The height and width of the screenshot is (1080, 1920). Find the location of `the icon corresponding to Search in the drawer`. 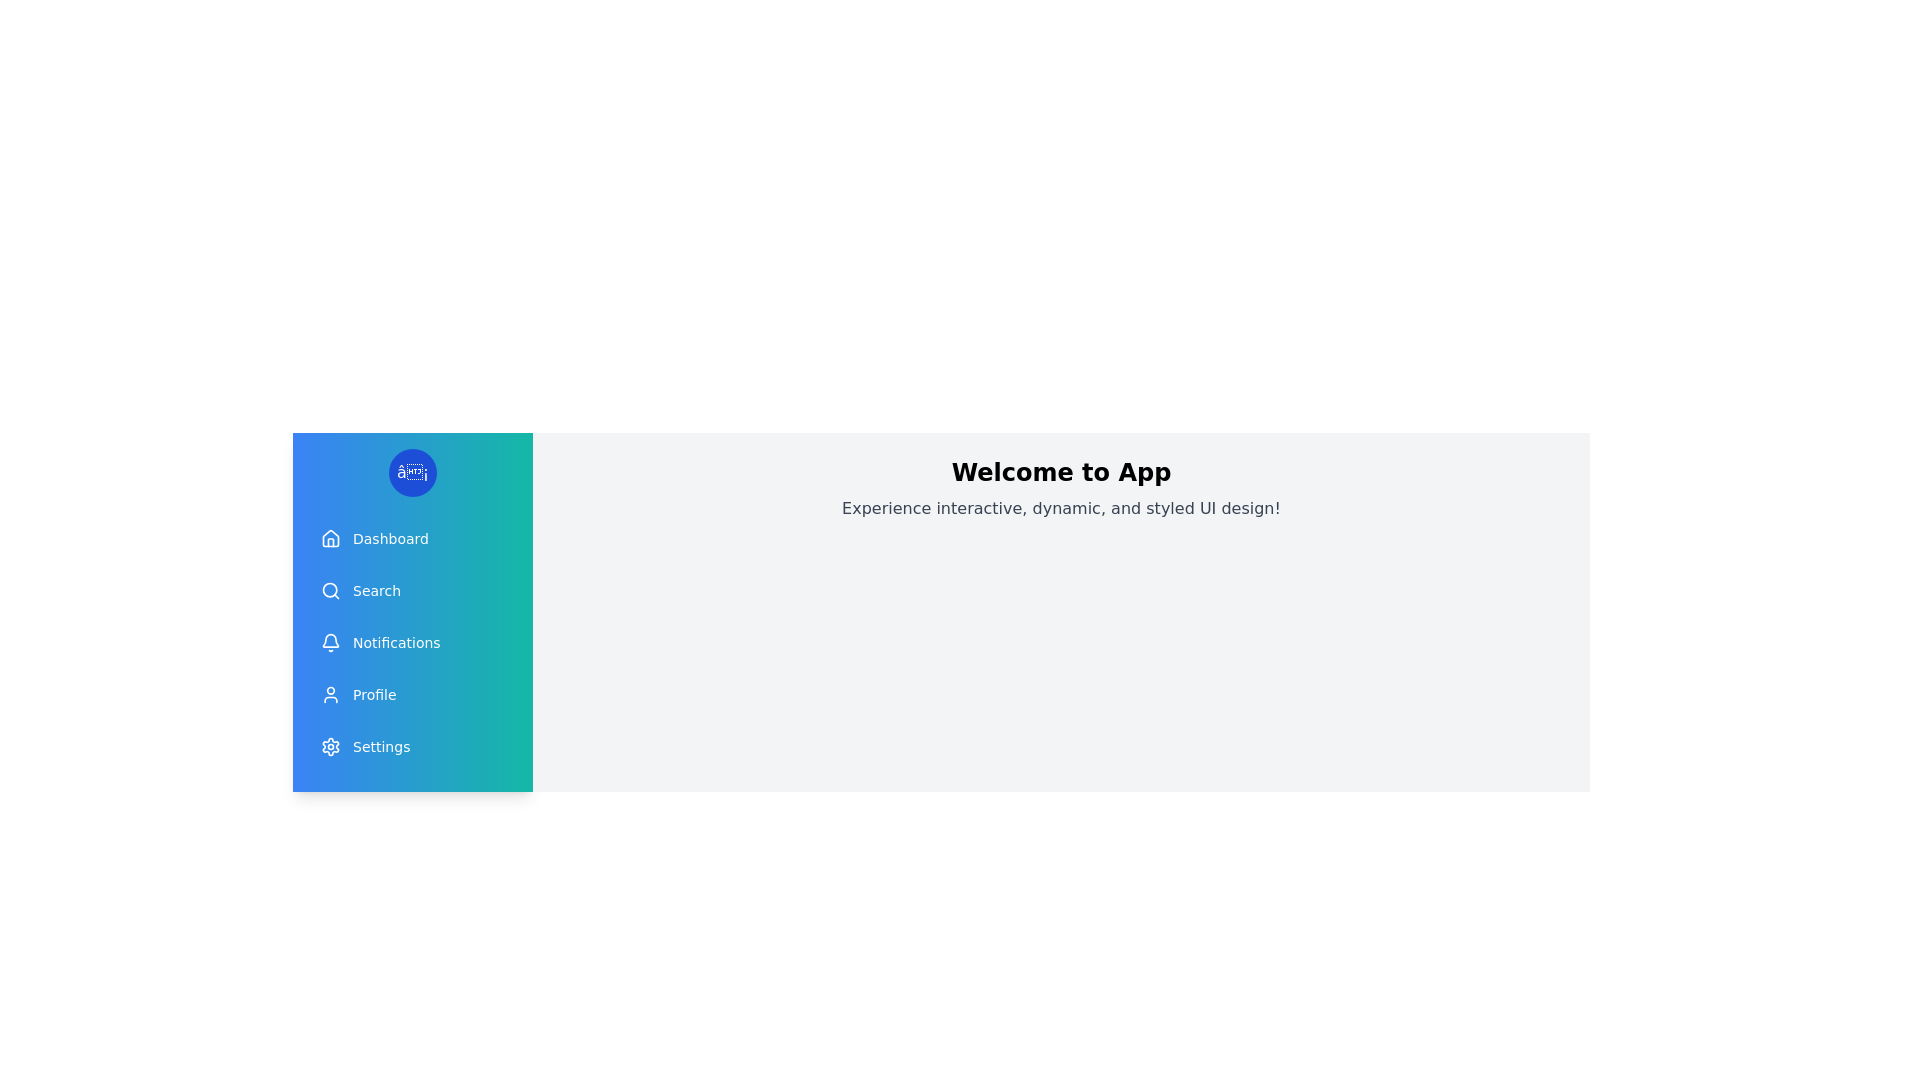

the icon corresponding to Search in the drawer is located at coordinates (331, 589).